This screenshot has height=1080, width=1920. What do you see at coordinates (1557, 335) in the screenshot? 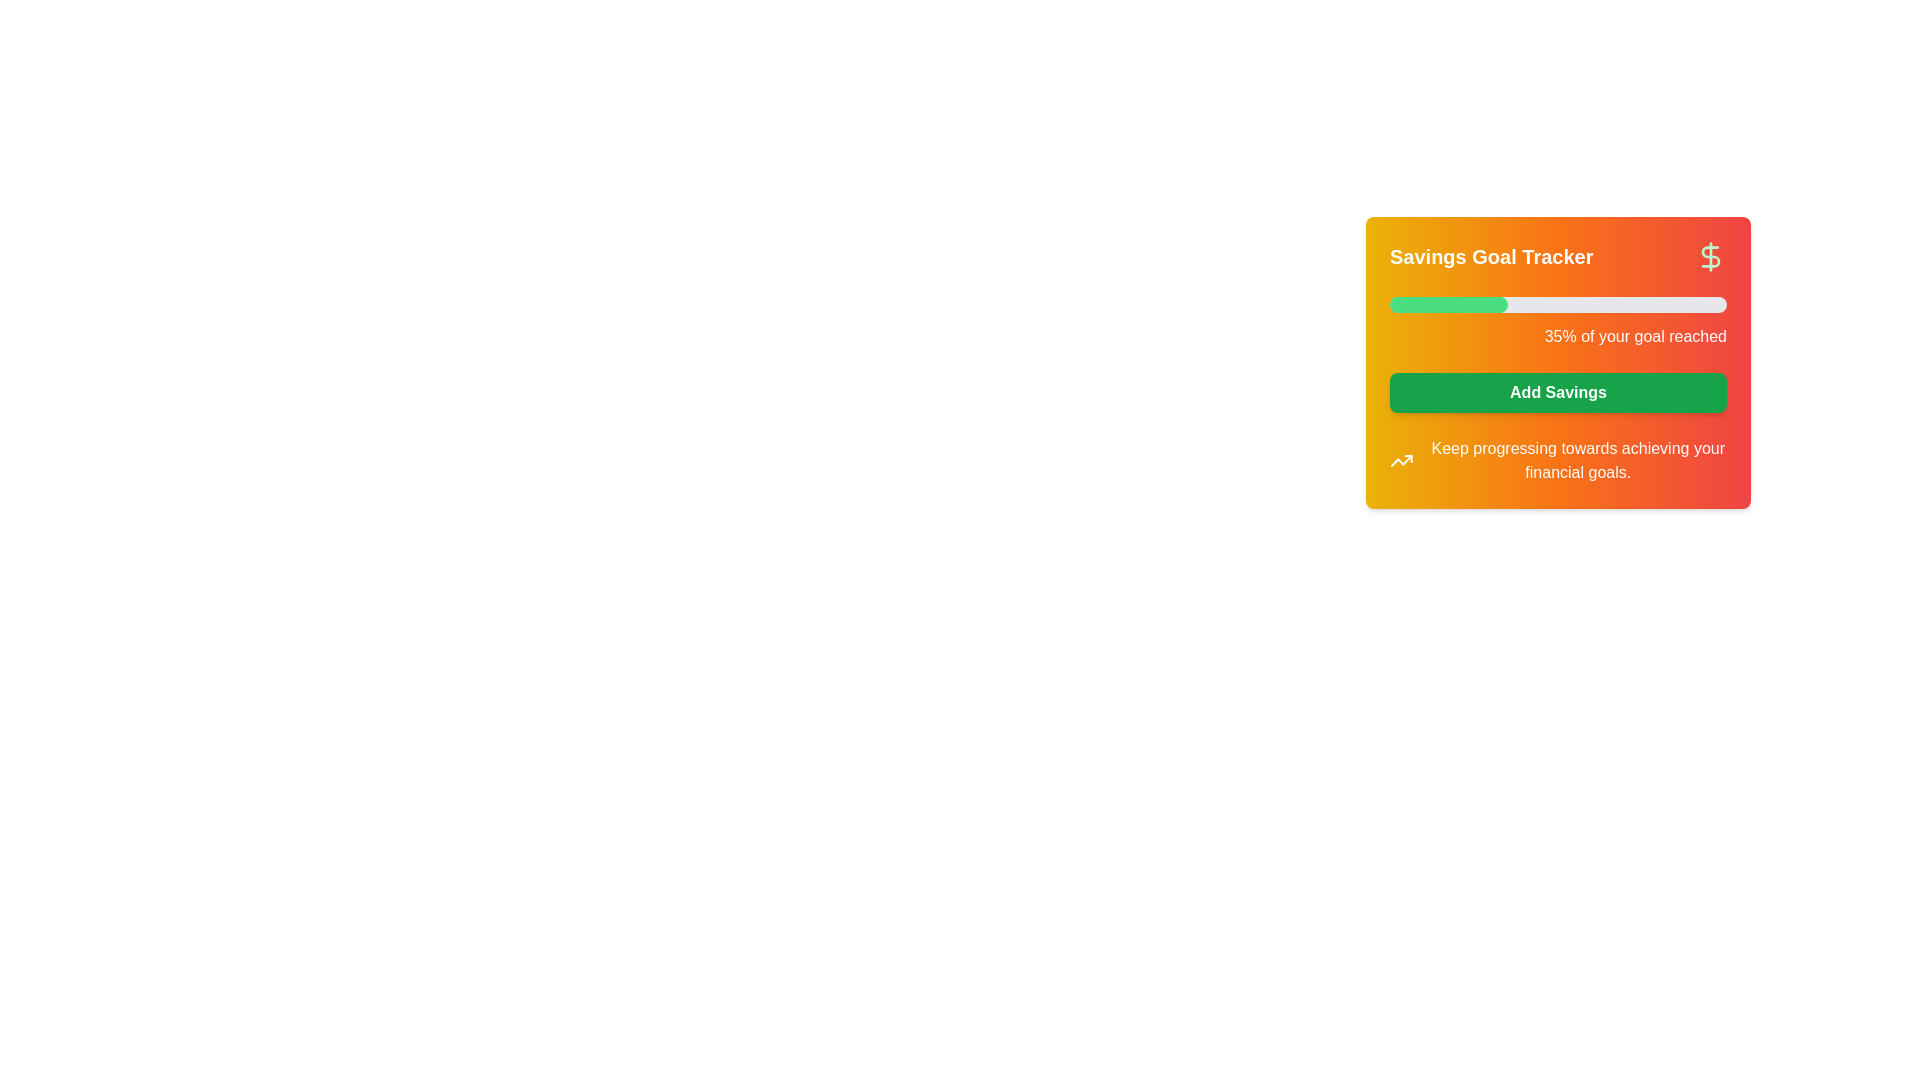
I see `the progress indicator text label located below the green completion progress bar in the 'Savings Goal Tracker' card` at bounding box center [1557, 335].